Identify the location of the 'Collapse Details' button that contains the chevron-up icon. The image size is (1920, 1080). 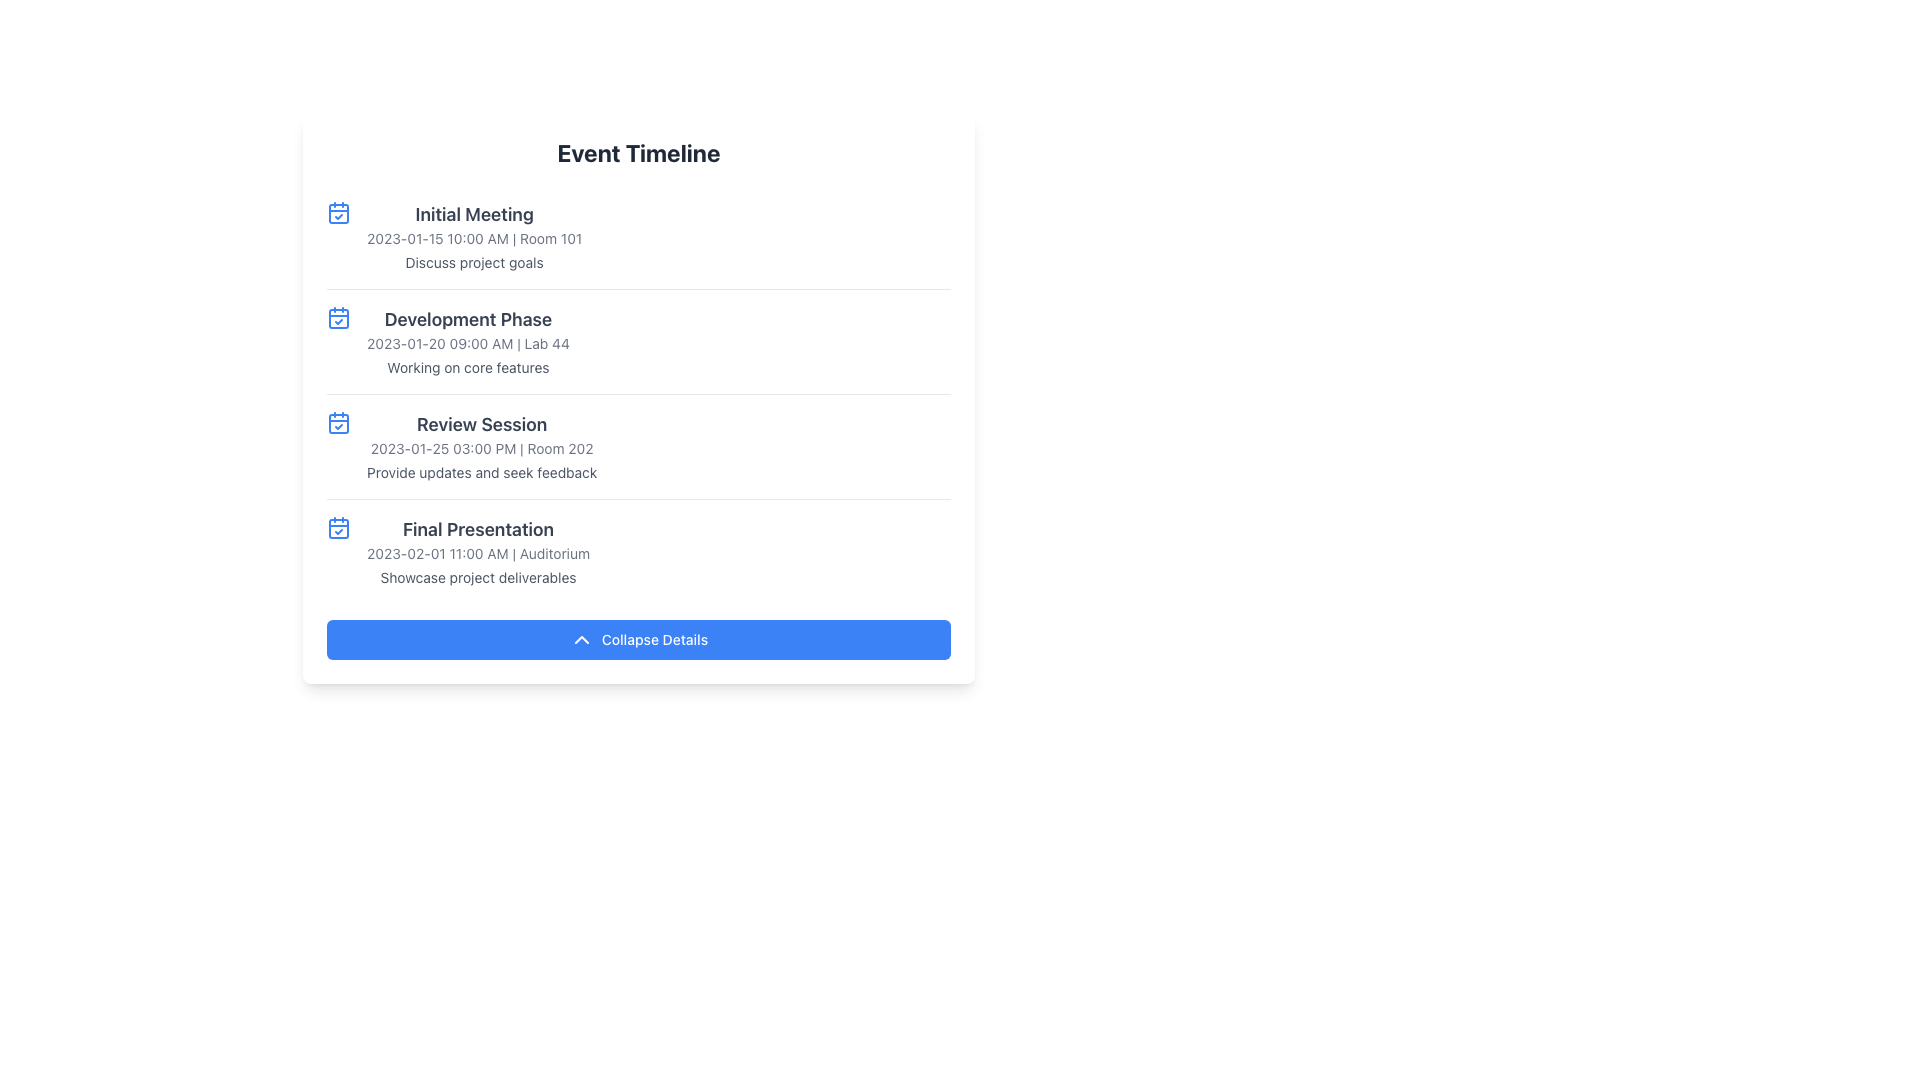
(580, 640).